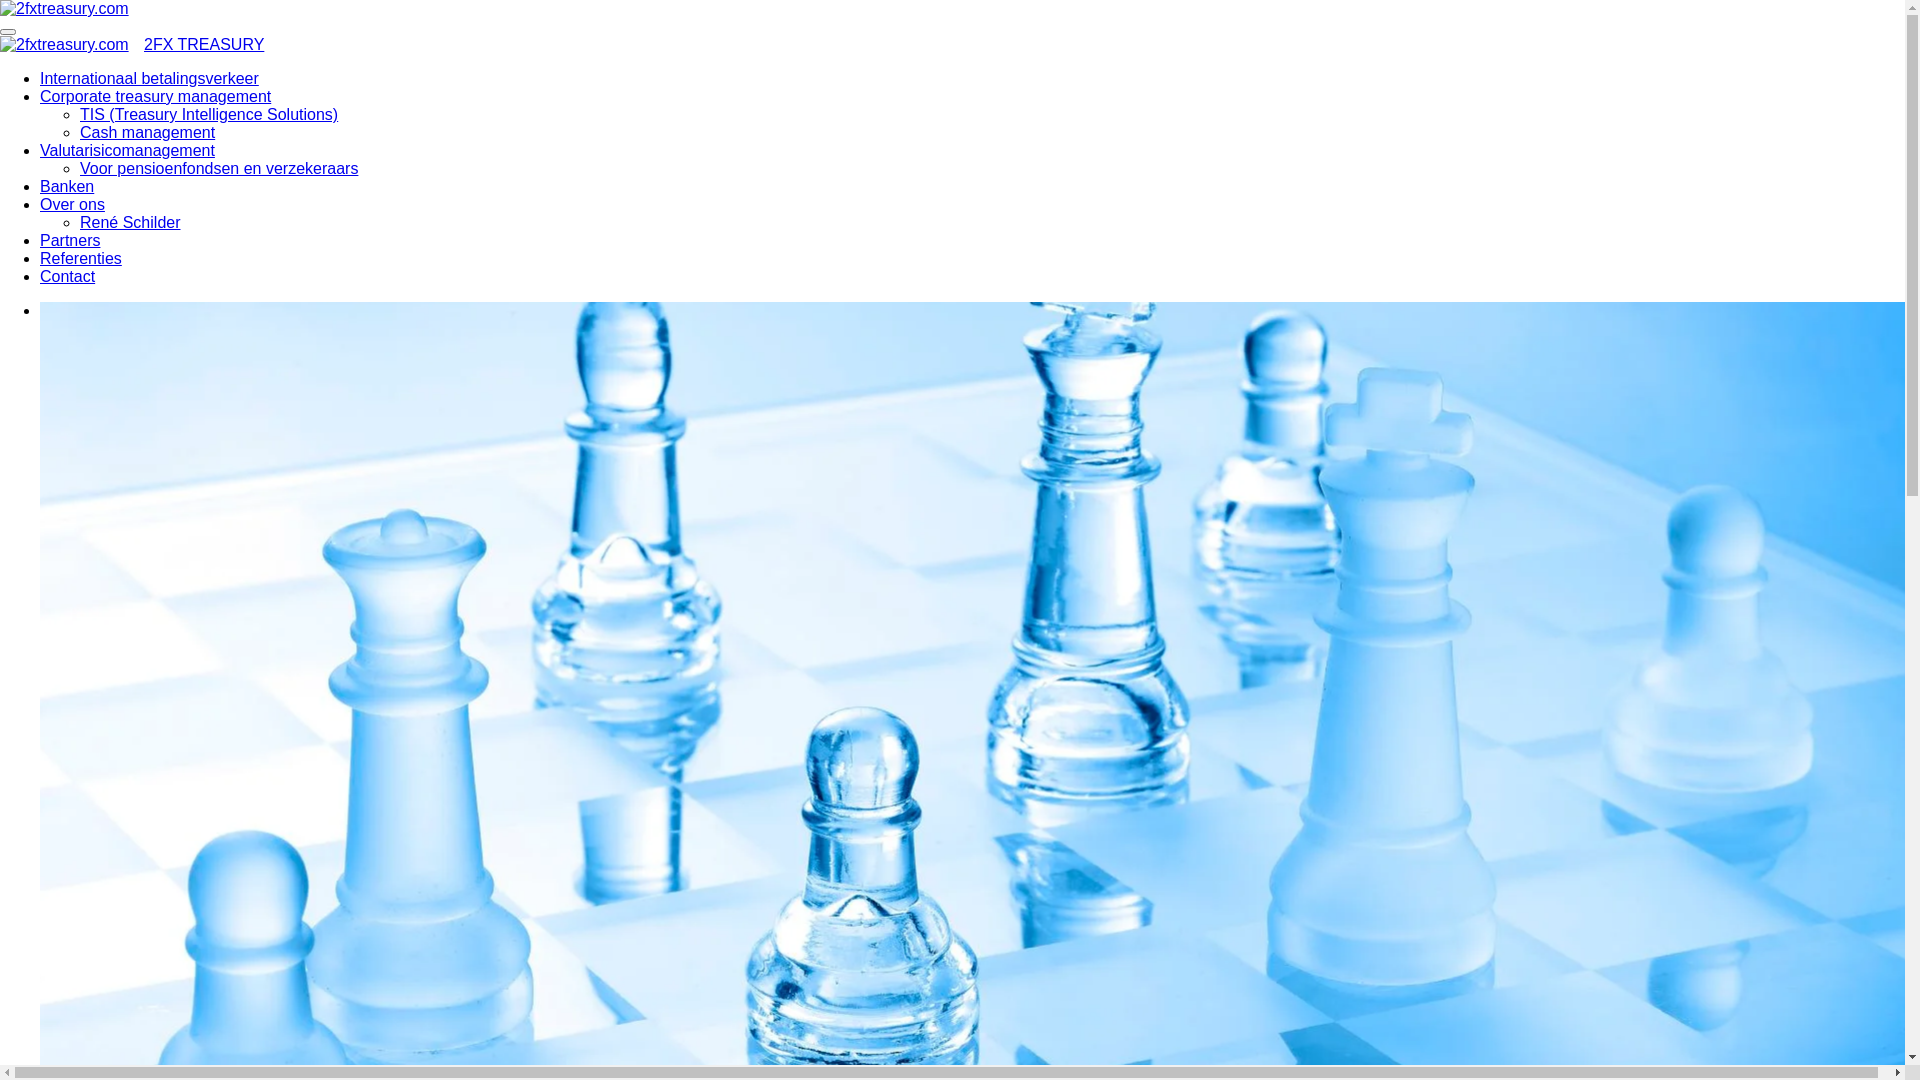 The height and width of the screenshot is (1080, 1920). What do you see at coordinates (209, 114) in the screenshot?
I see `'TIS (Treasury Intelligence Solutions)'` at bounding box center [209, 114].